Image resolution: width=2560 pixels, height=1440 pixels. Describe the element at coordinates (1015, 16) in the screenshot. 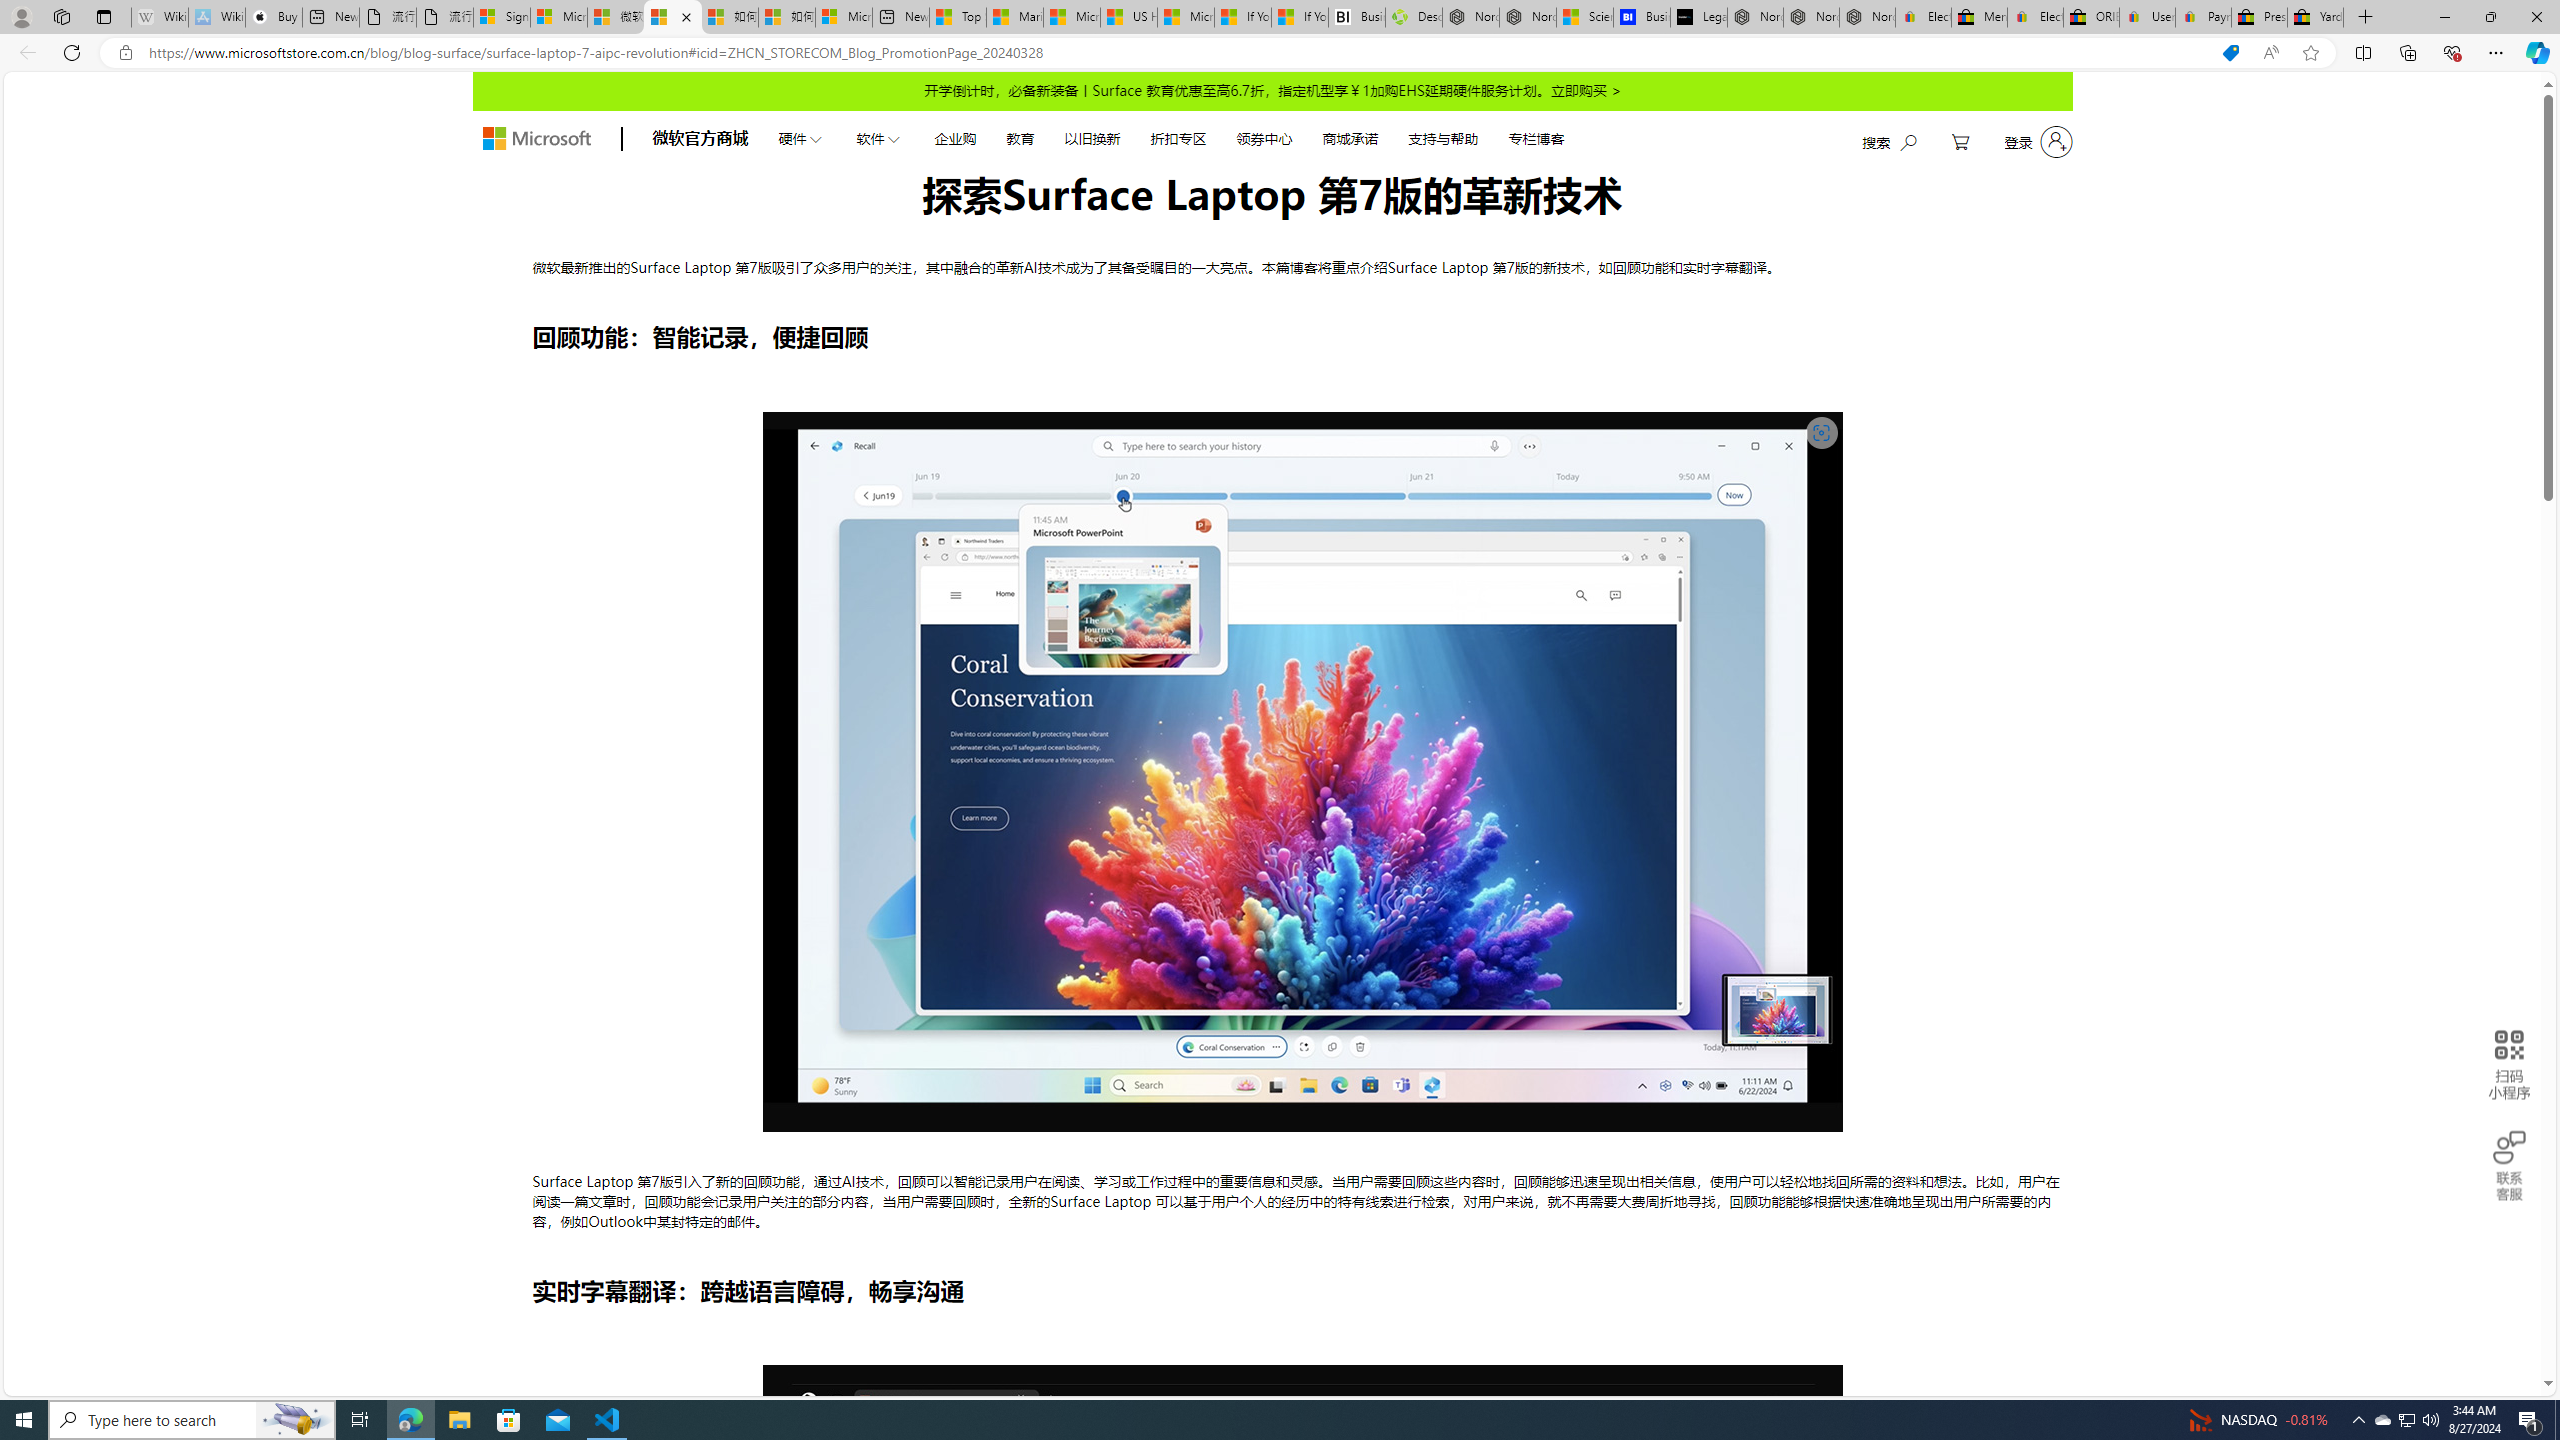

I see `'Marine life - MSN'` at that location.